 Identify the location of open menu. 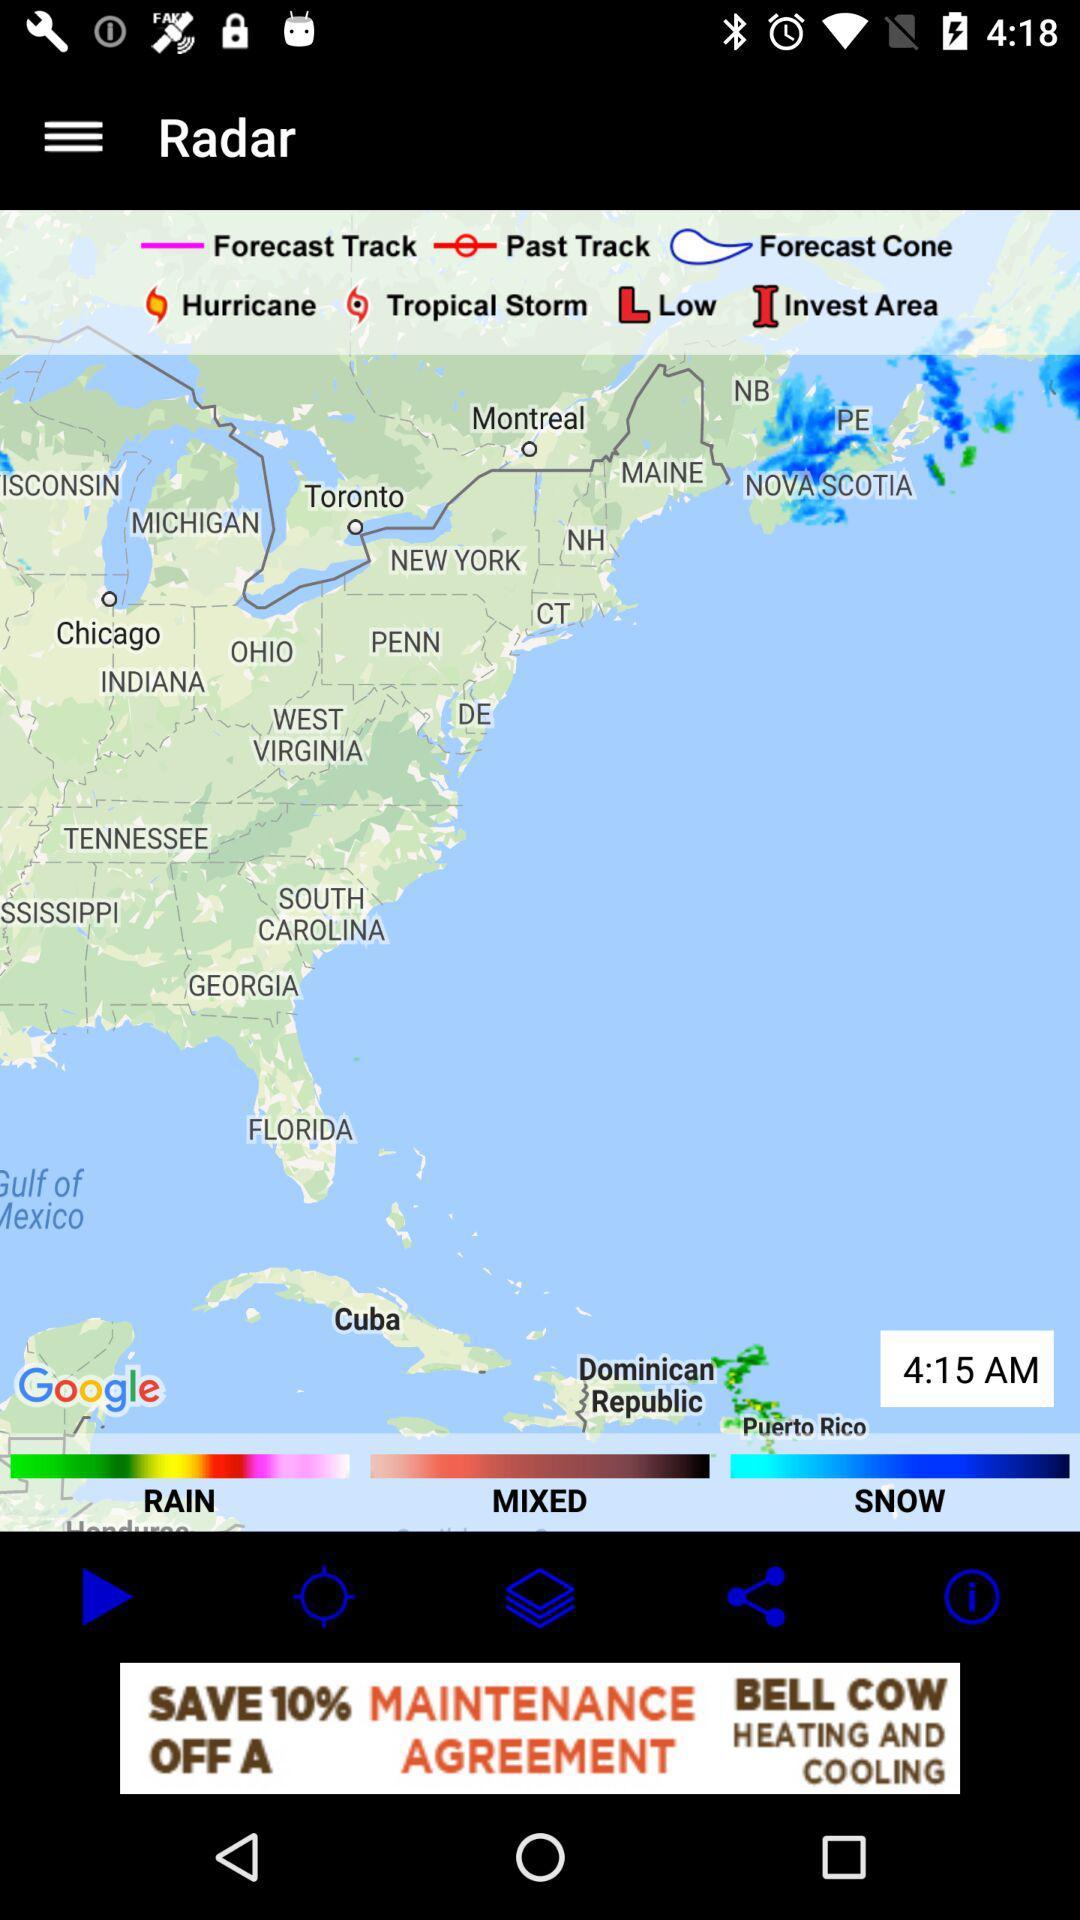
(72, 135).